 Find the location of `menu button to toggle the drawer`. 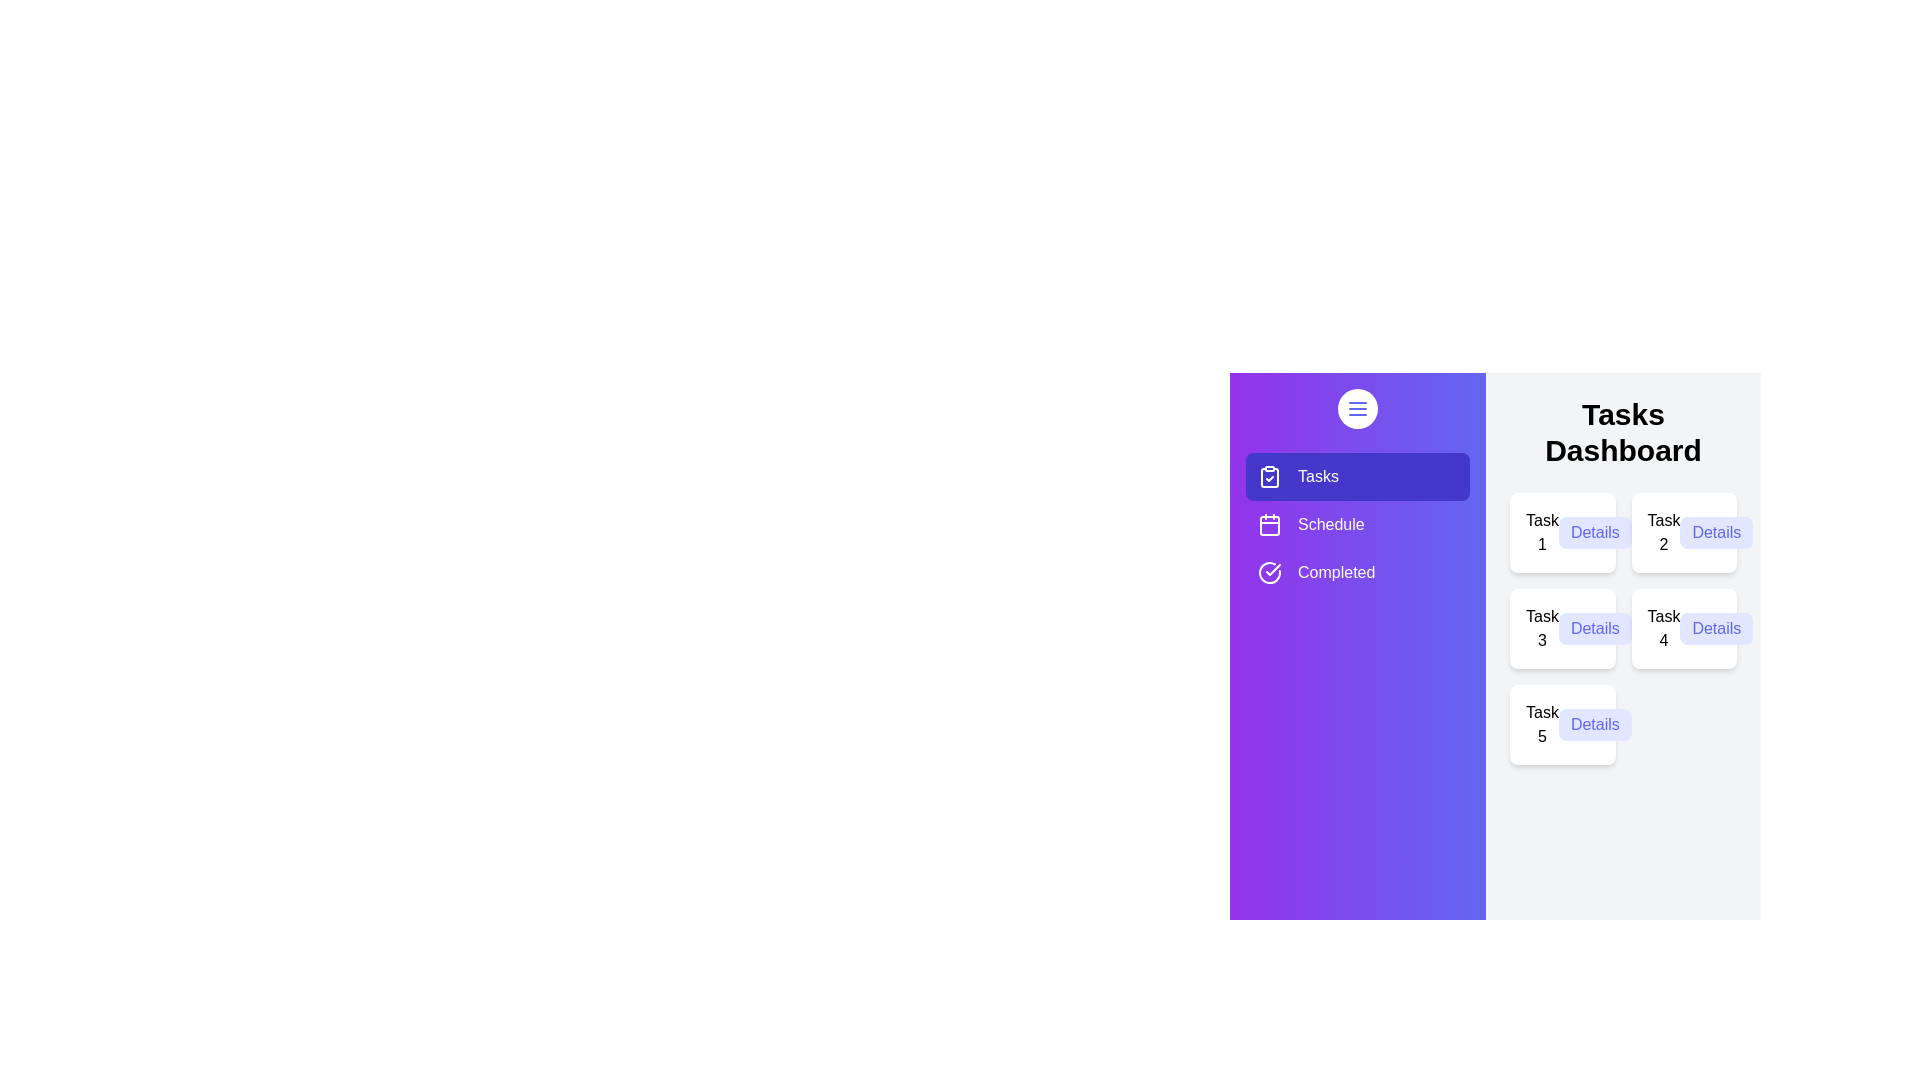

menu button to toggle the drawer is located at coordinates (1358, 407).